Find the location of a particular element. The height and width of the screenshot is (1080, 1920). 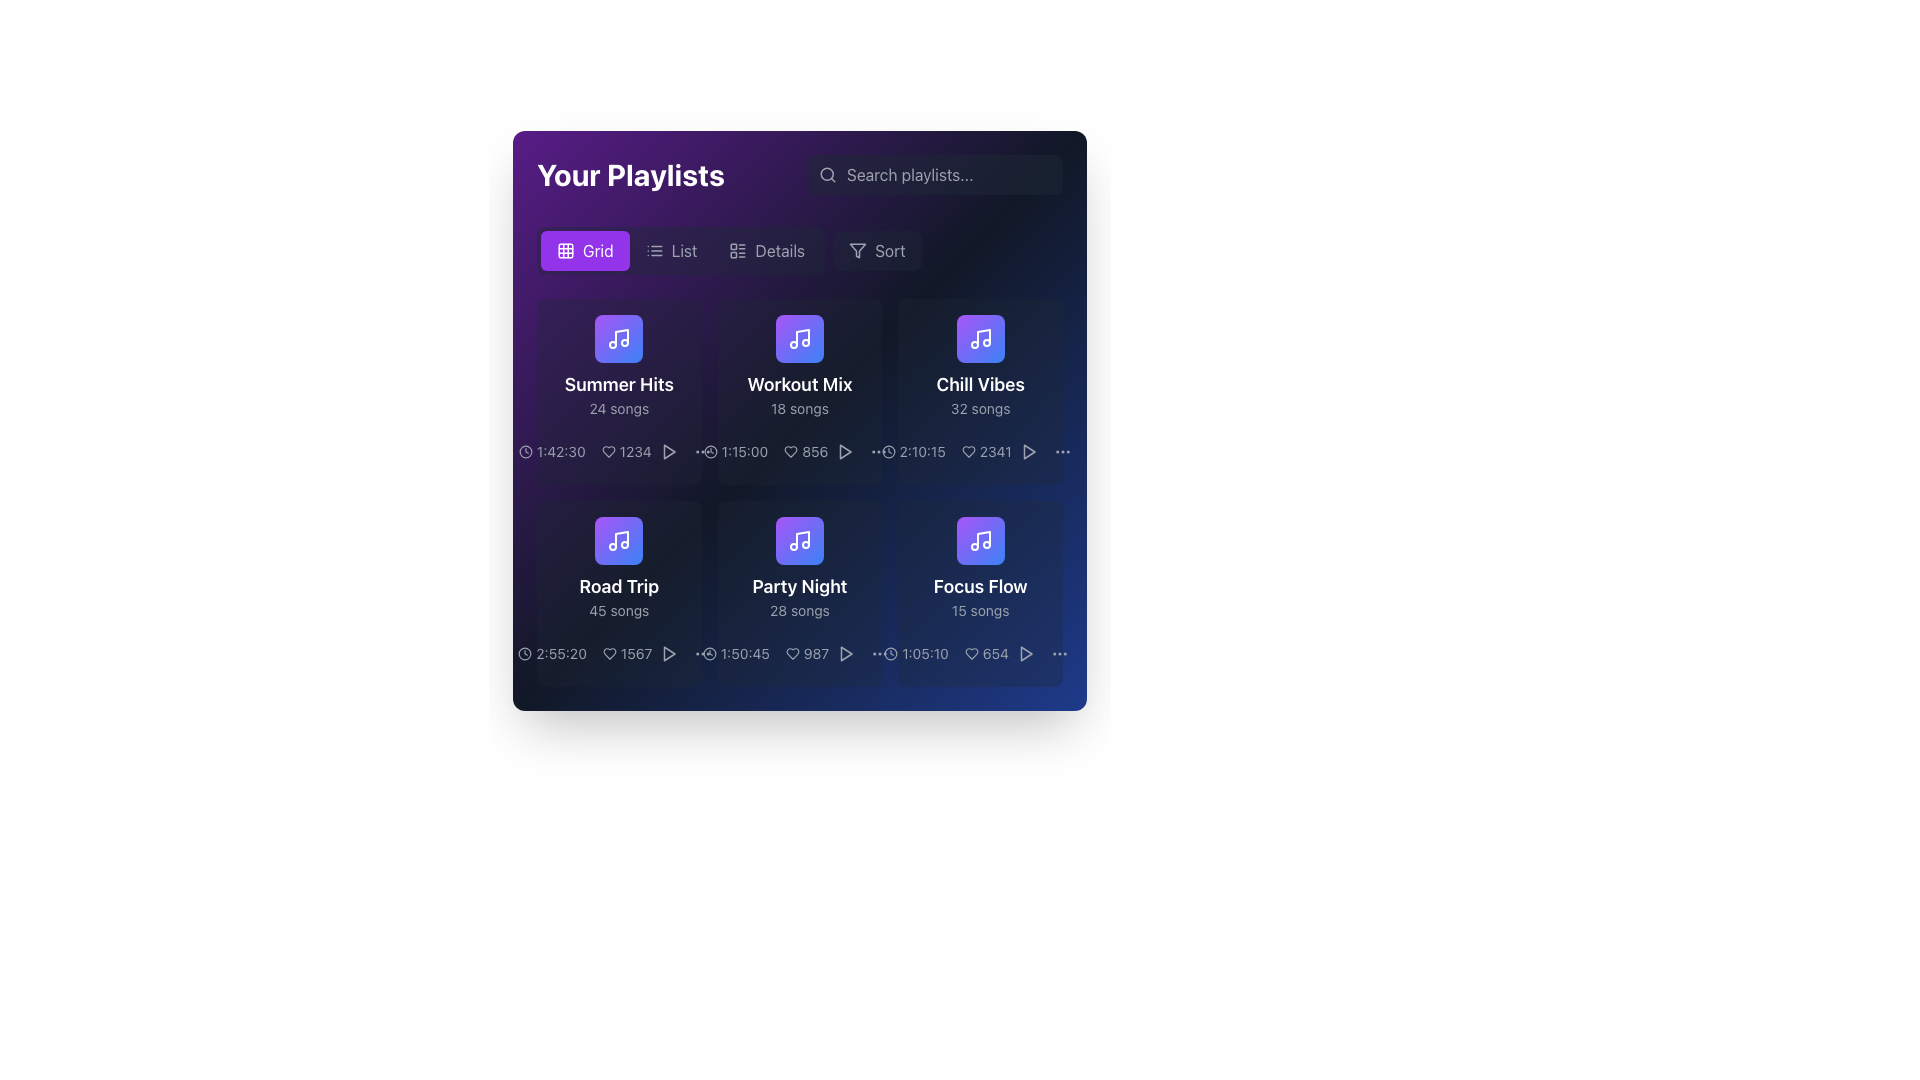

the heart-shaped icon to favorite or unfavorite the third playlist item 'Chill Vibes', located to the left of the numeric label '2341' is located at coordinates (968, 451).